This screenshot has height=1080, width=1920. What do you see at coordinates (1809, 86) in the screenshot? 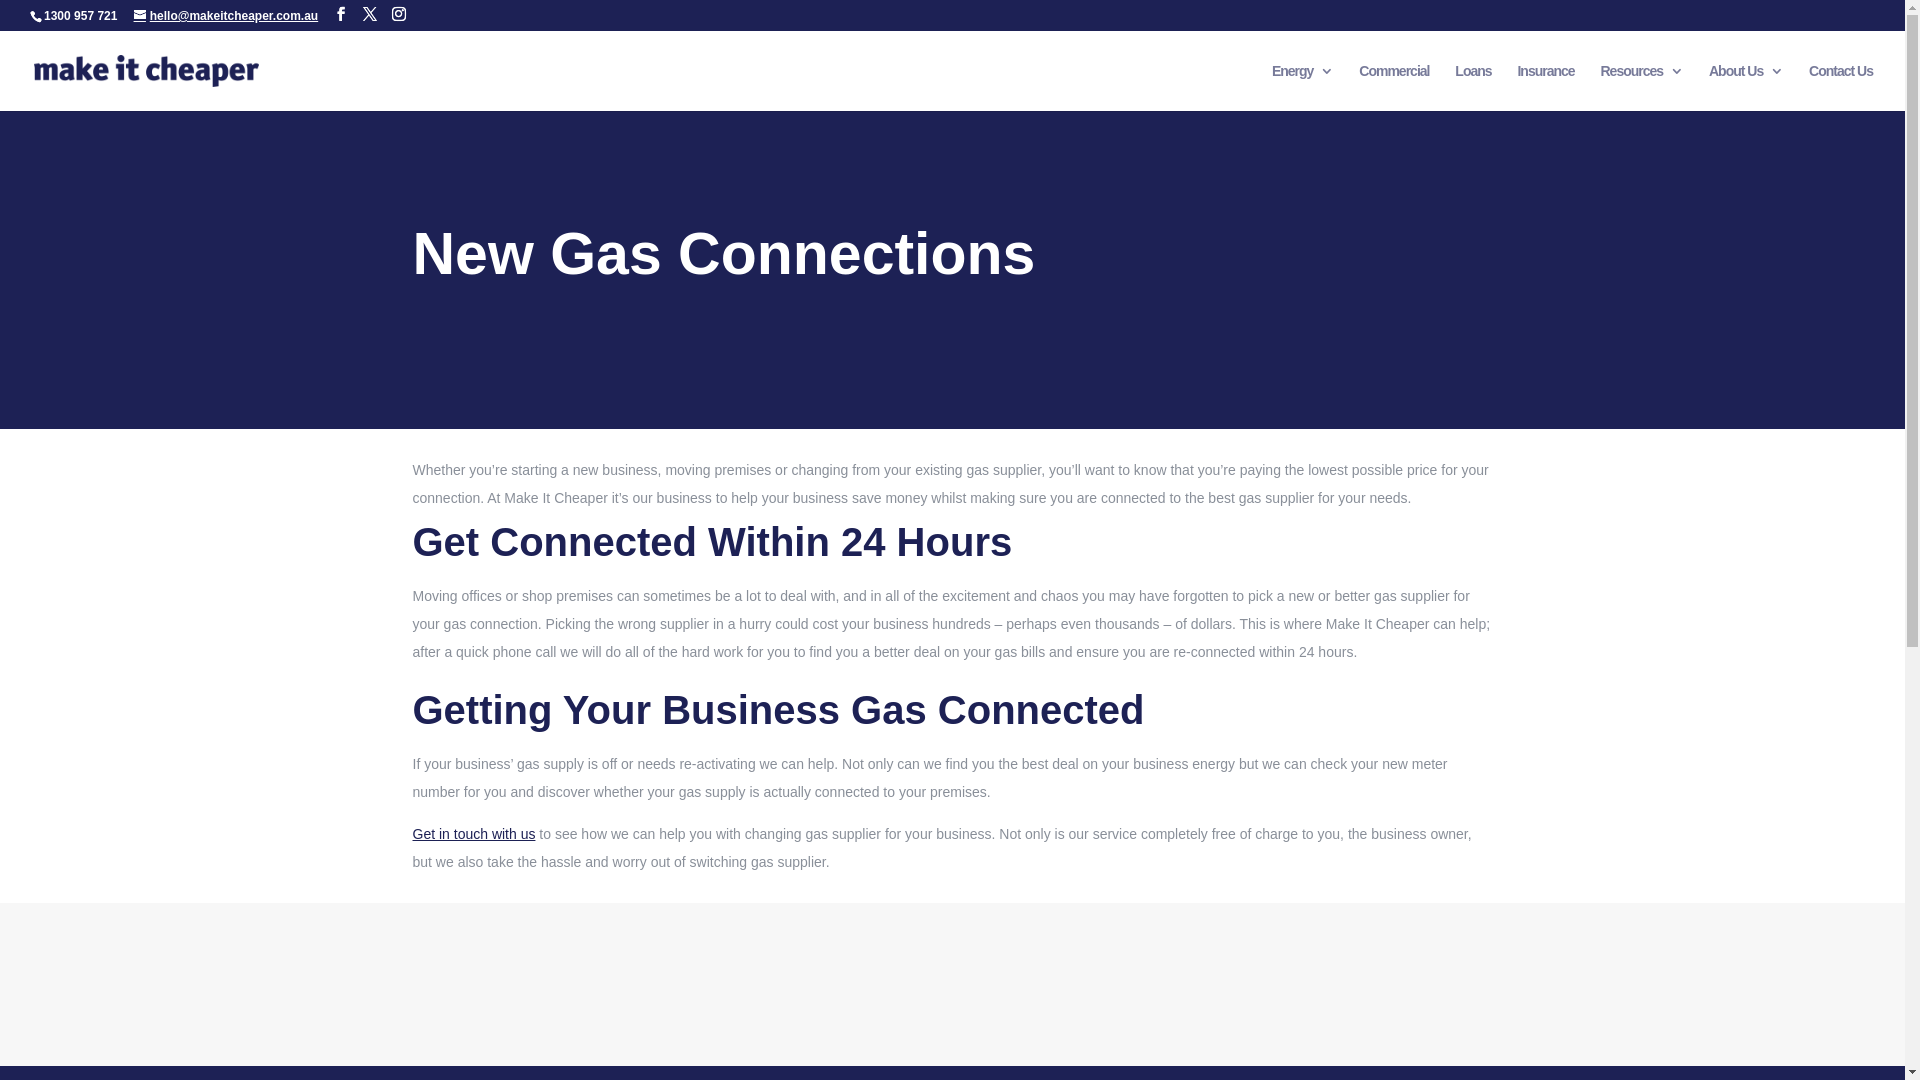
I see `'Contact Us'` at bounding box center [1809, 86].